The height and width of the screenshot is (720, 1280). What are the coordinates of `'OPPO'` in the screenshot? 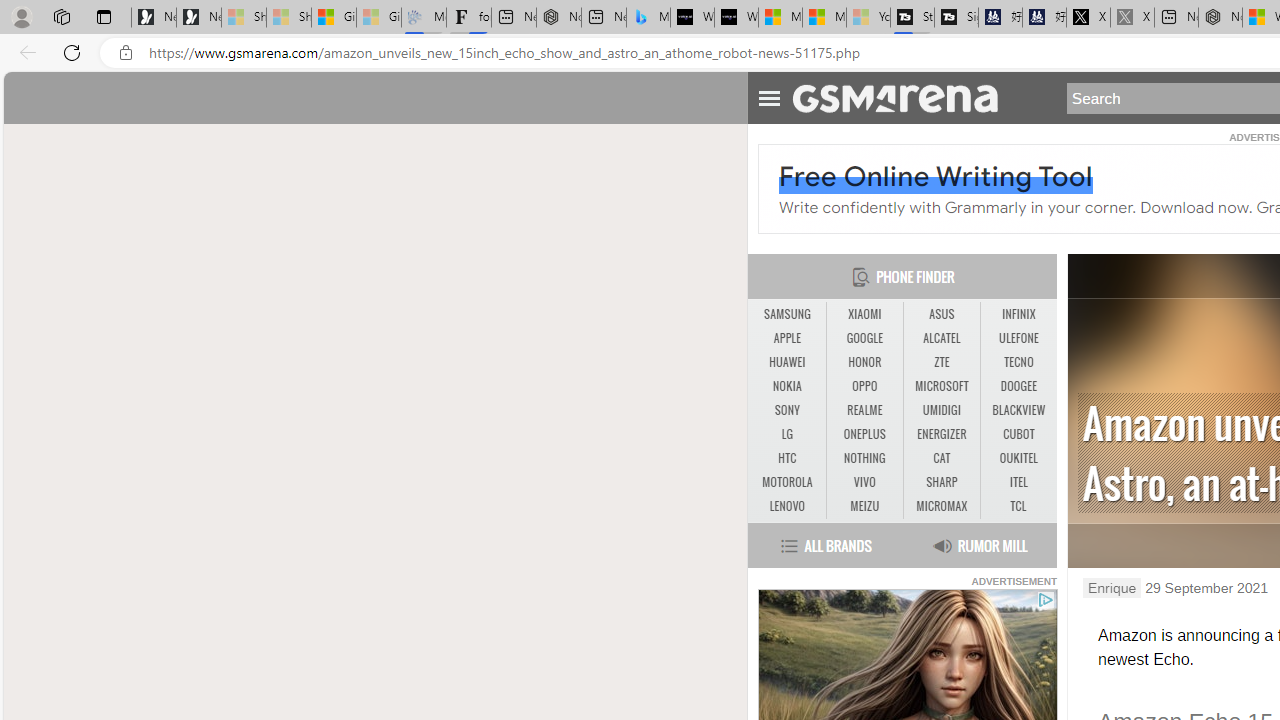 It's located at (864, 387).